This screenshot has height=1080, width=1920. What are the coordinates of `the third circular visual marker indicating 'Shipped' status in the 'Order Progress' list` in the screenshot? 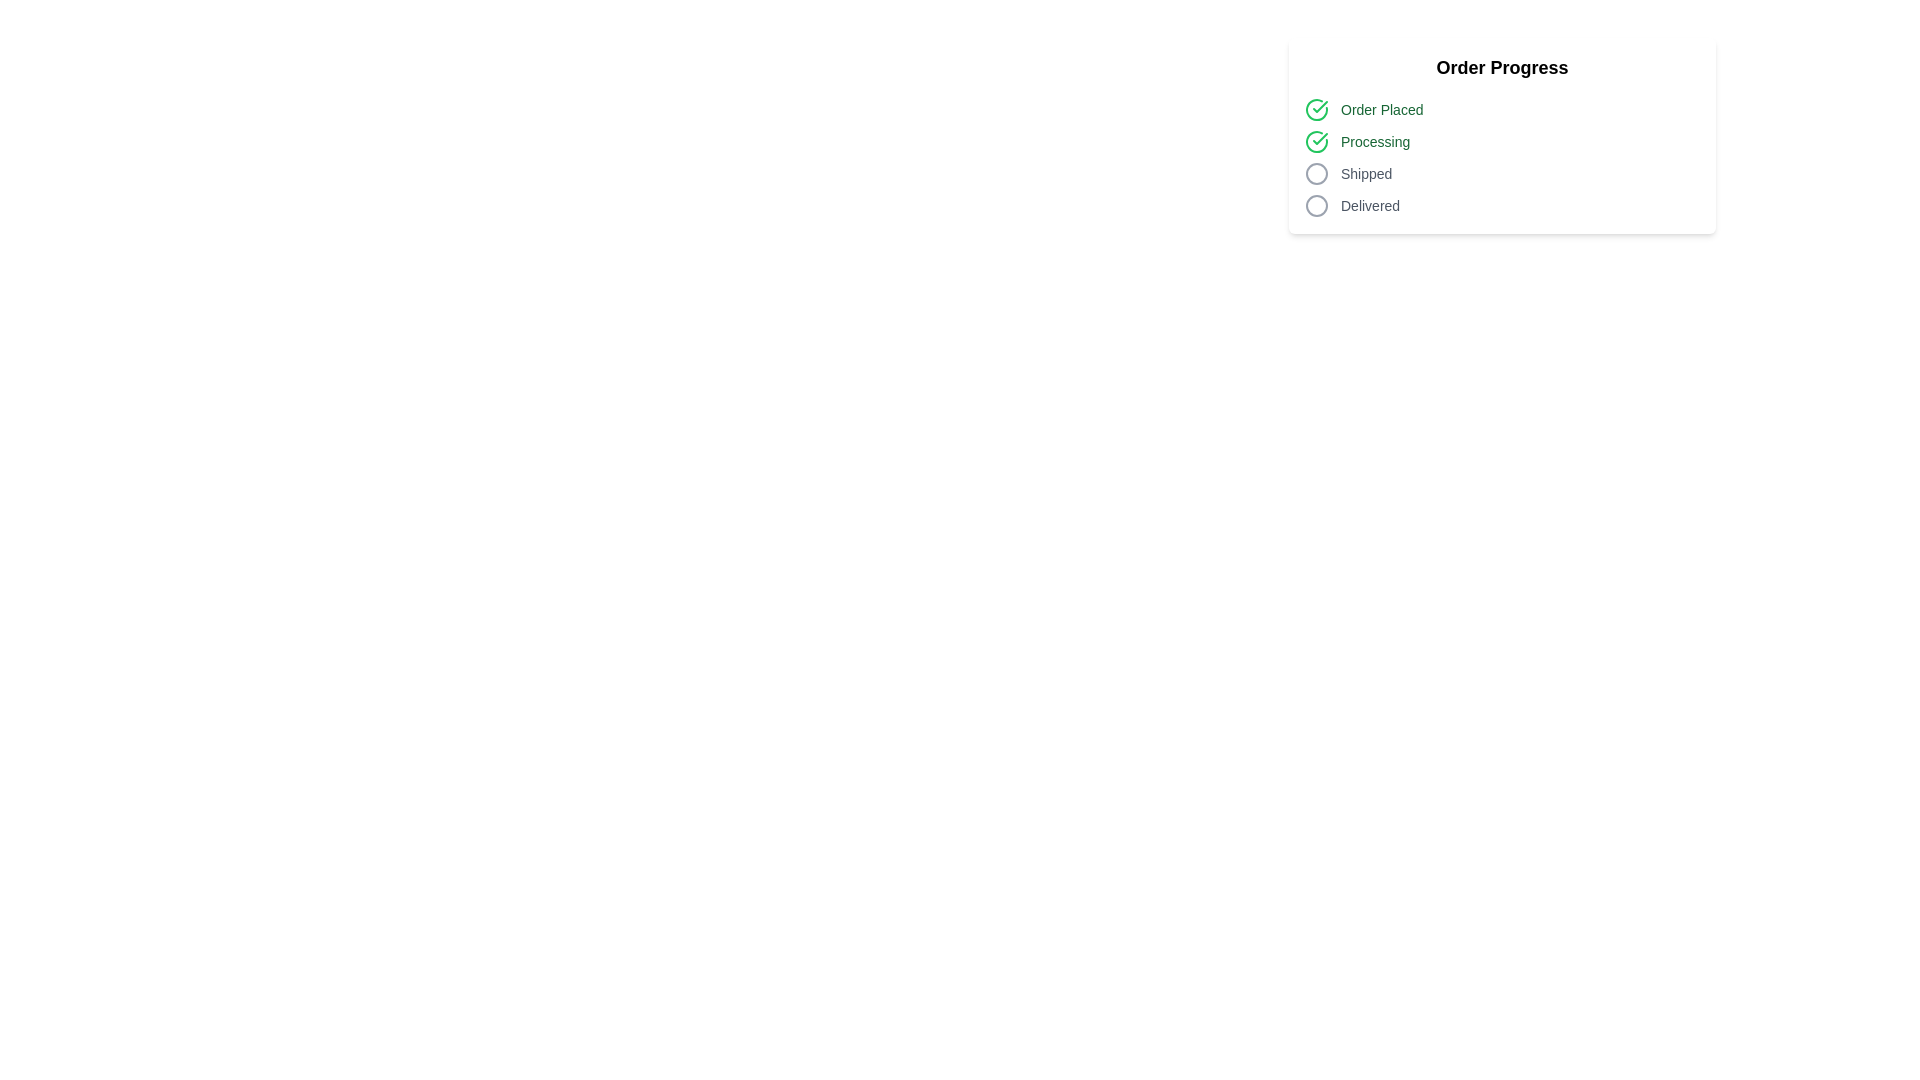 It's located at (1316, 172).